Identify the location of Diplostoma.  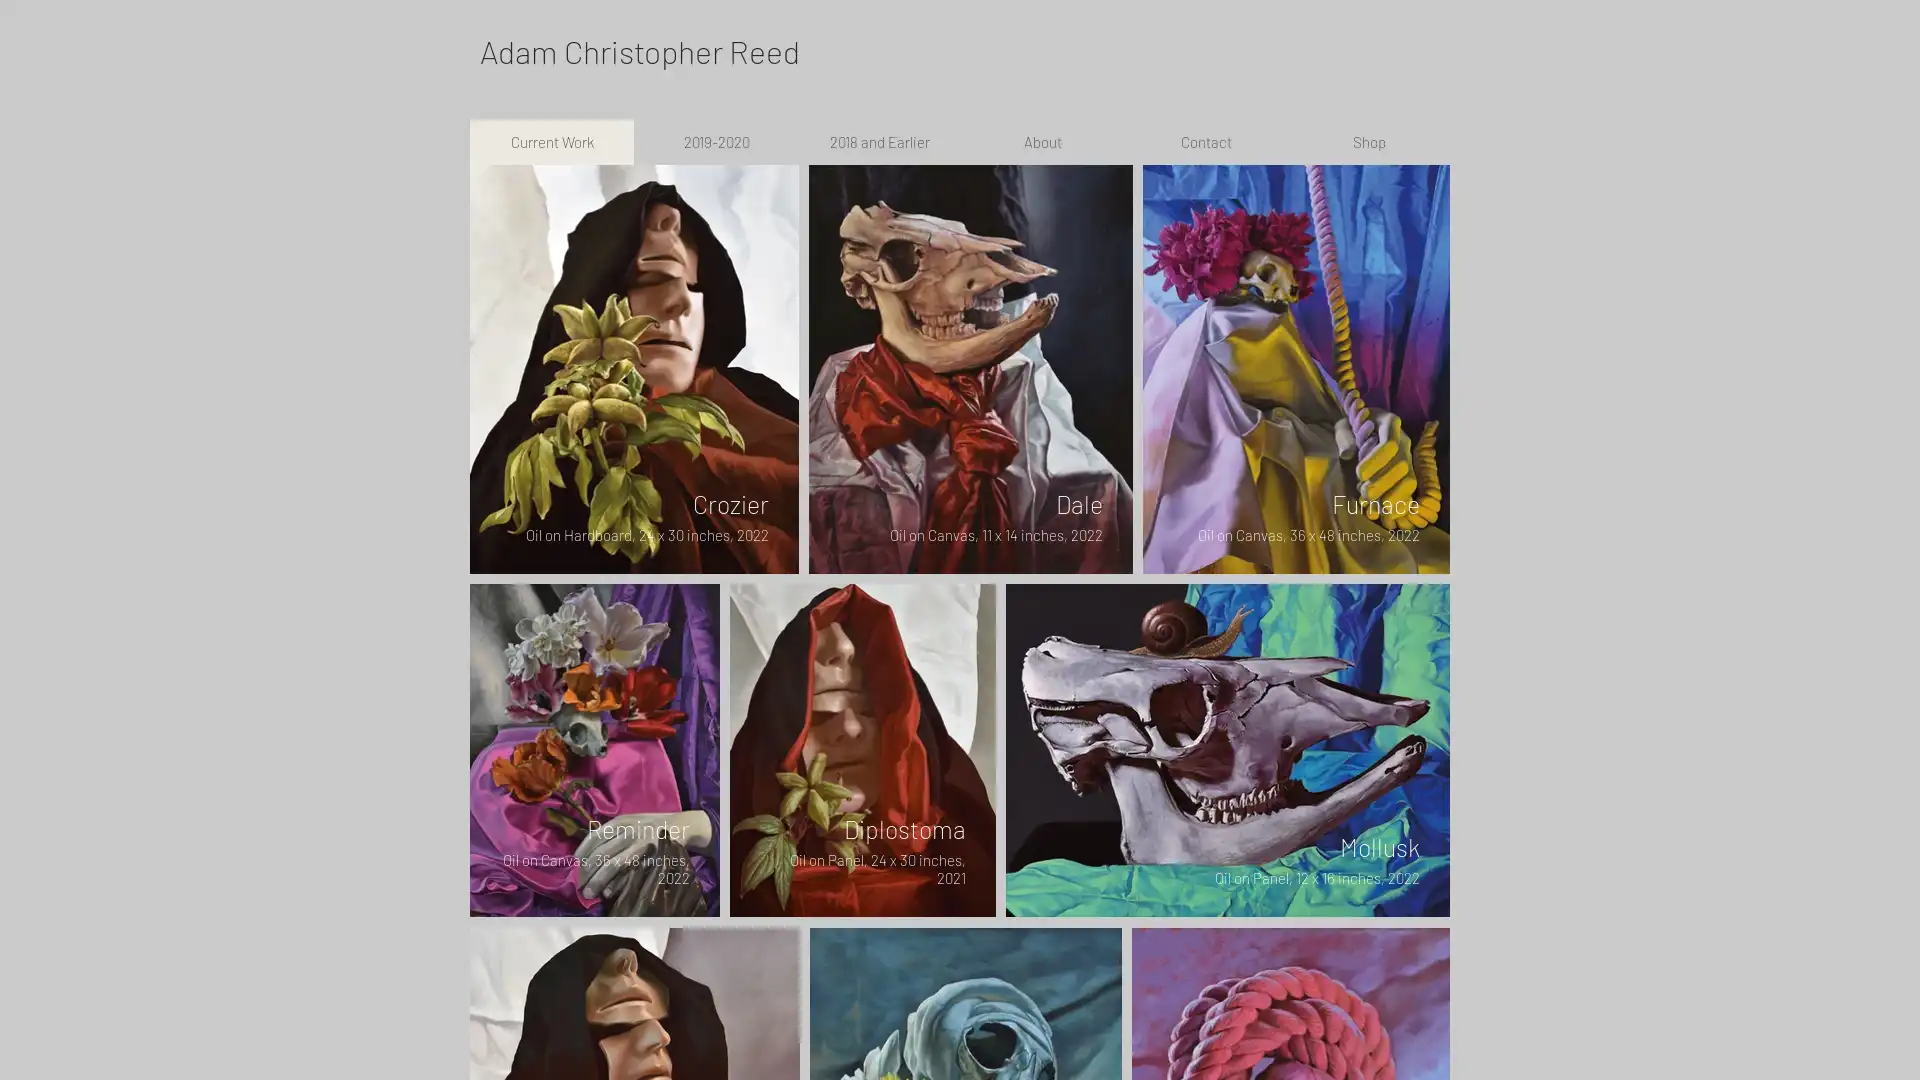
(863, 750).